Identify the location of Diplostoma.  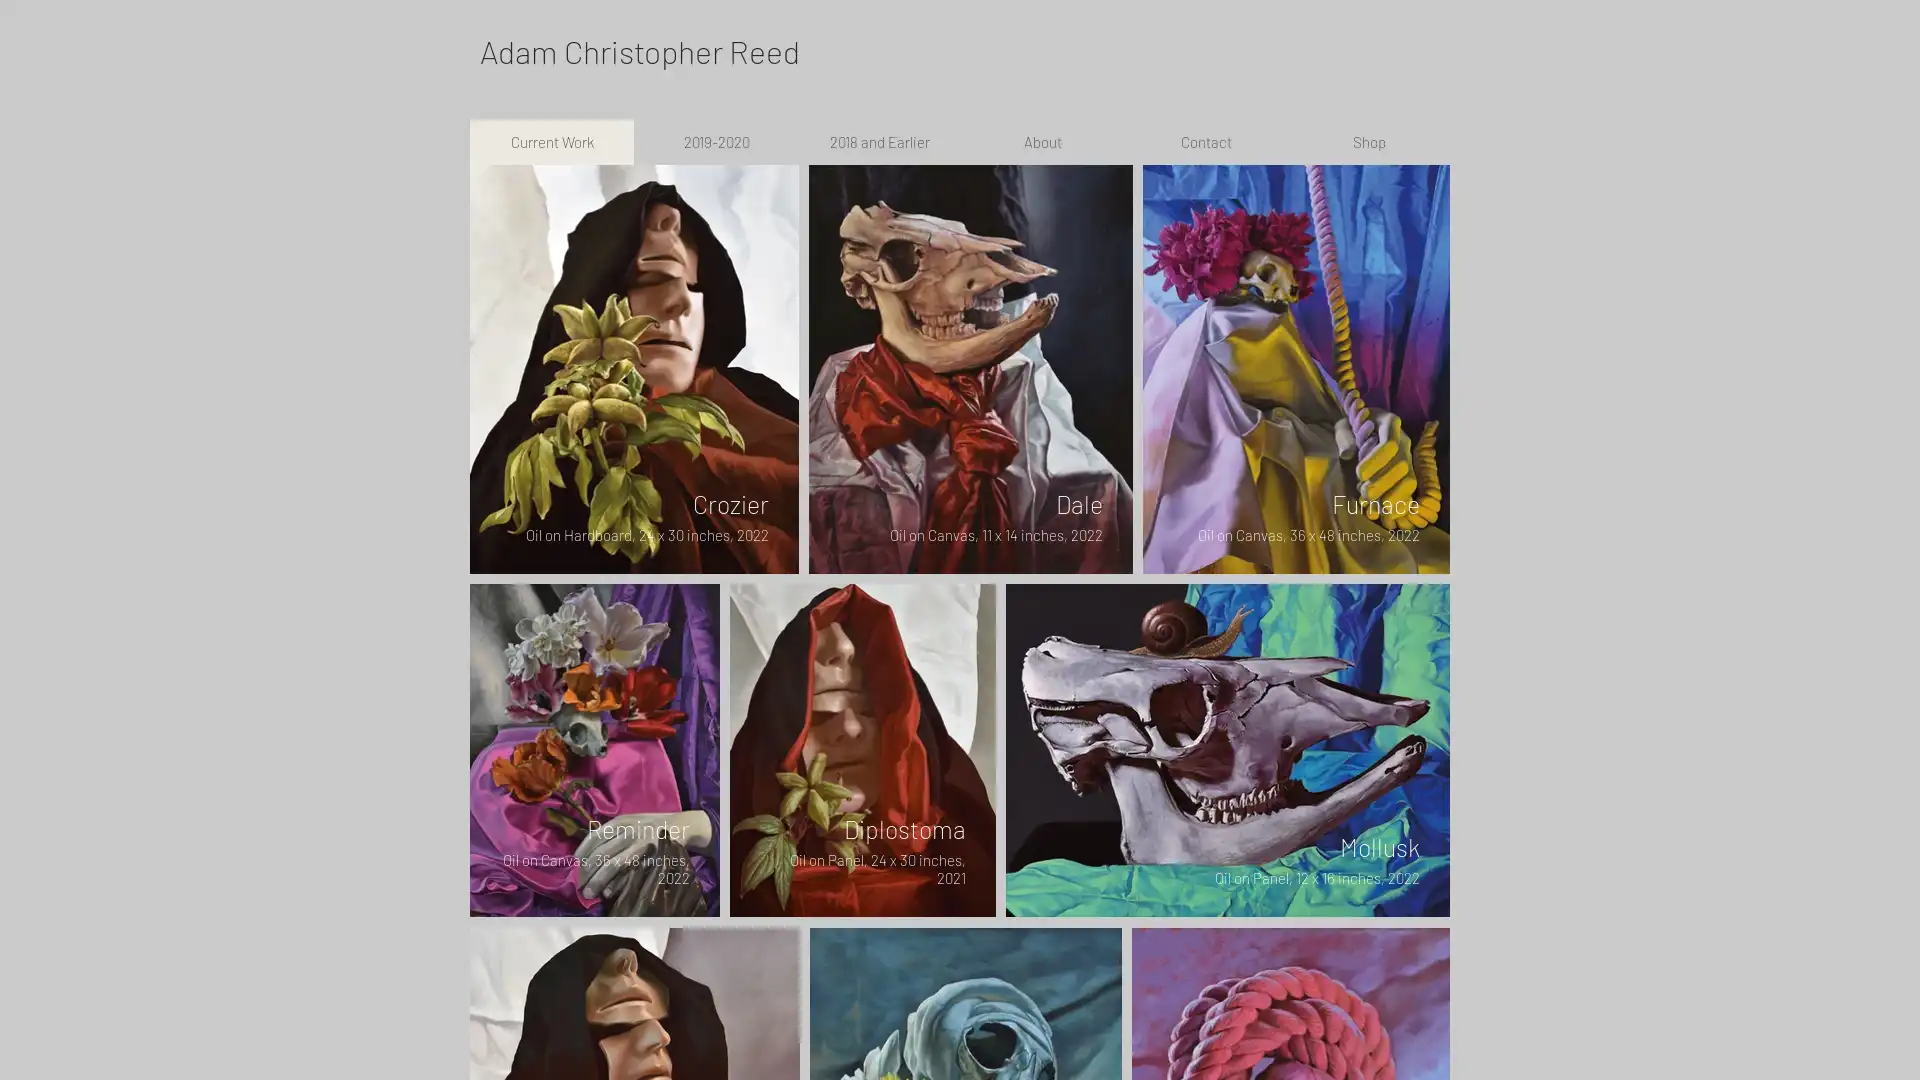
(863, 750).